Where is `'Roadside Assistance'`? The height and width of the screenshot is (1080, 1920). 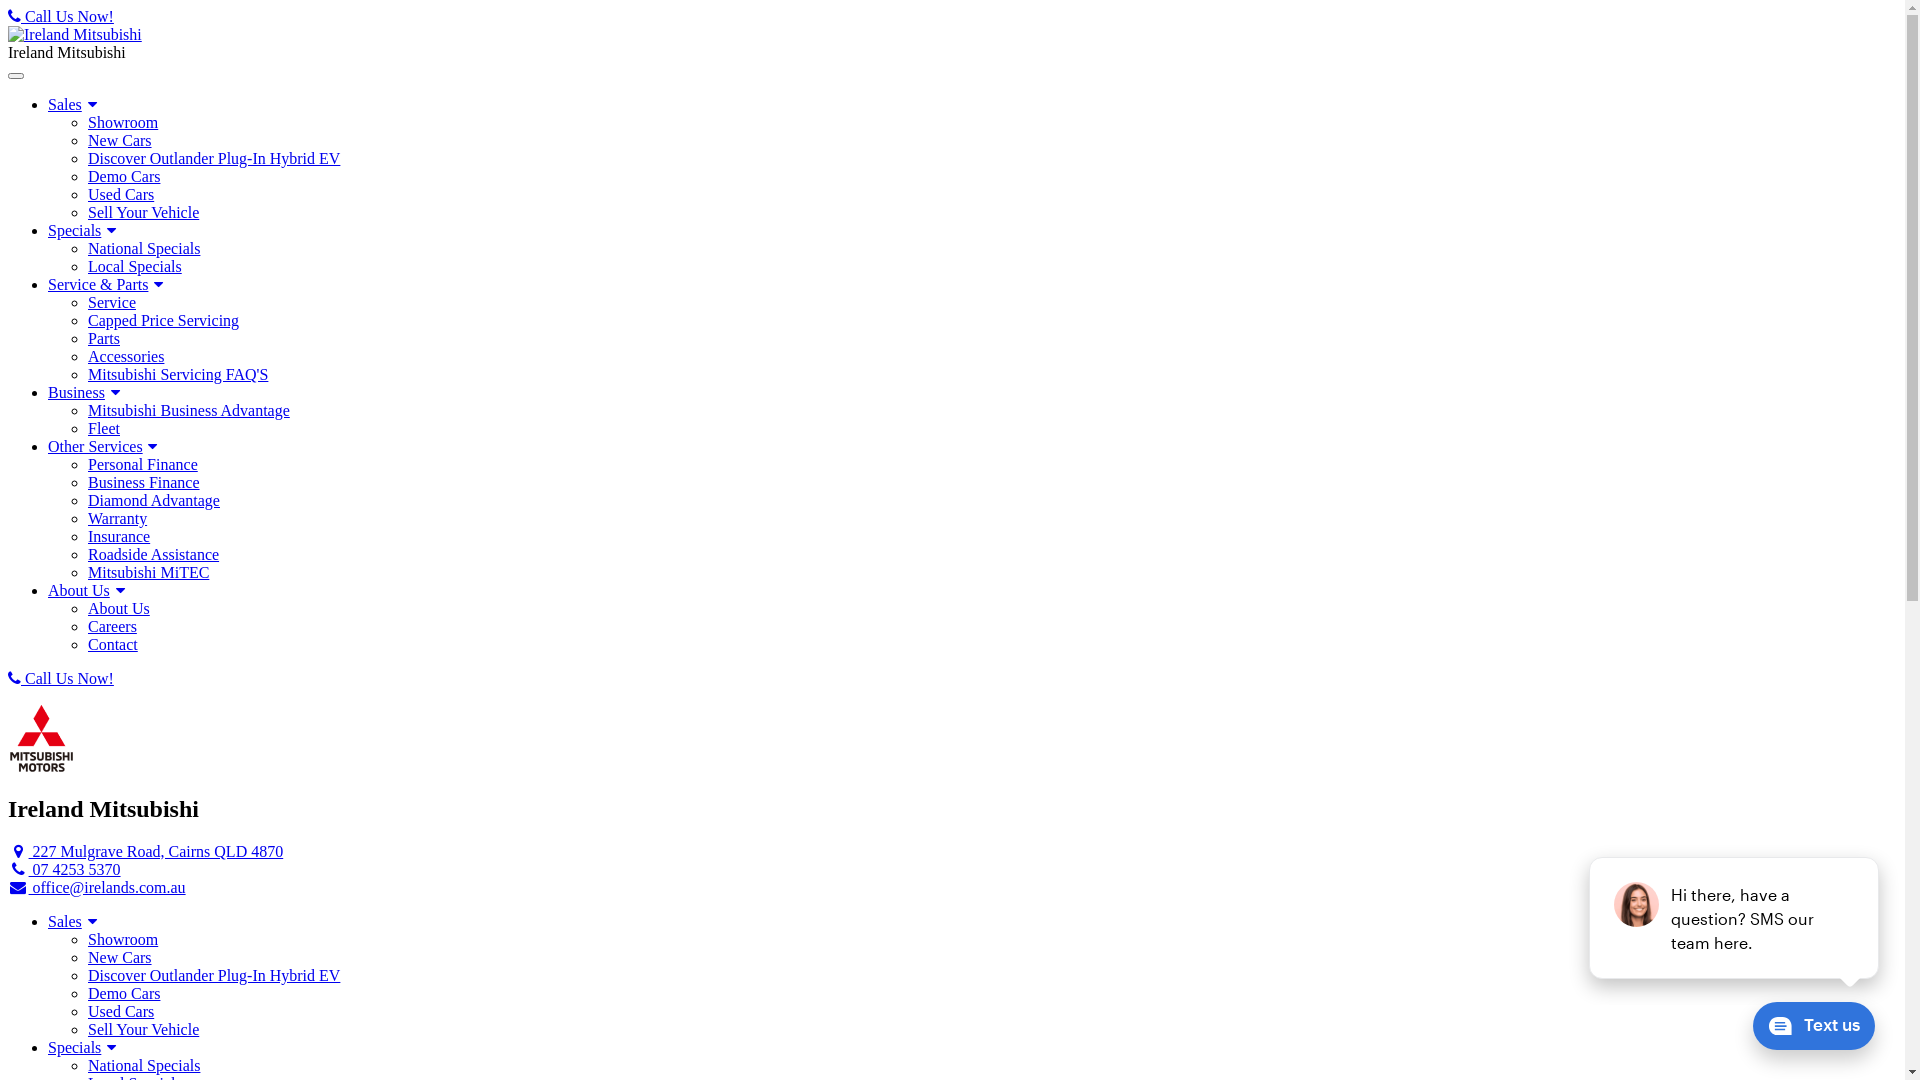
'Roadside Assistance' is located at coordinates (86, 555).